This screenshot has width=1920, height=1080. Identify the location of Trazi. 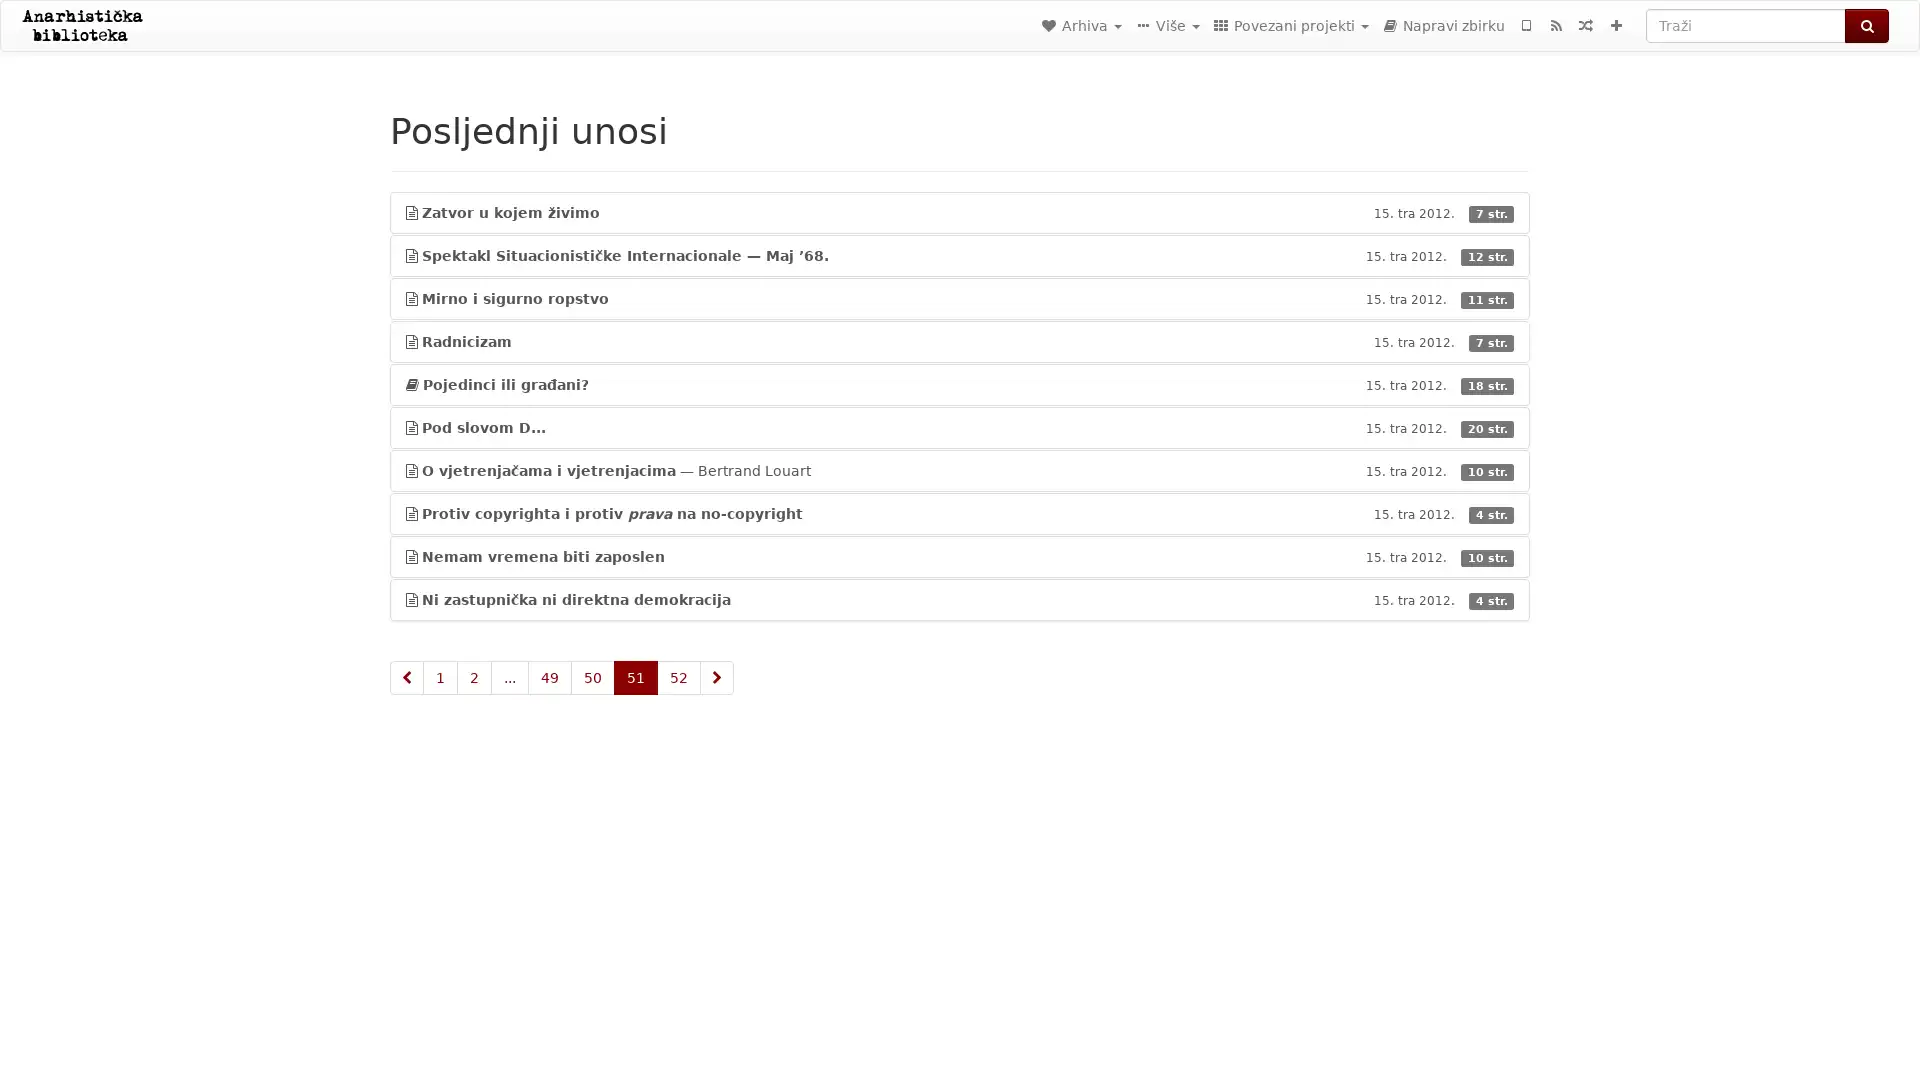
(1866, 26).